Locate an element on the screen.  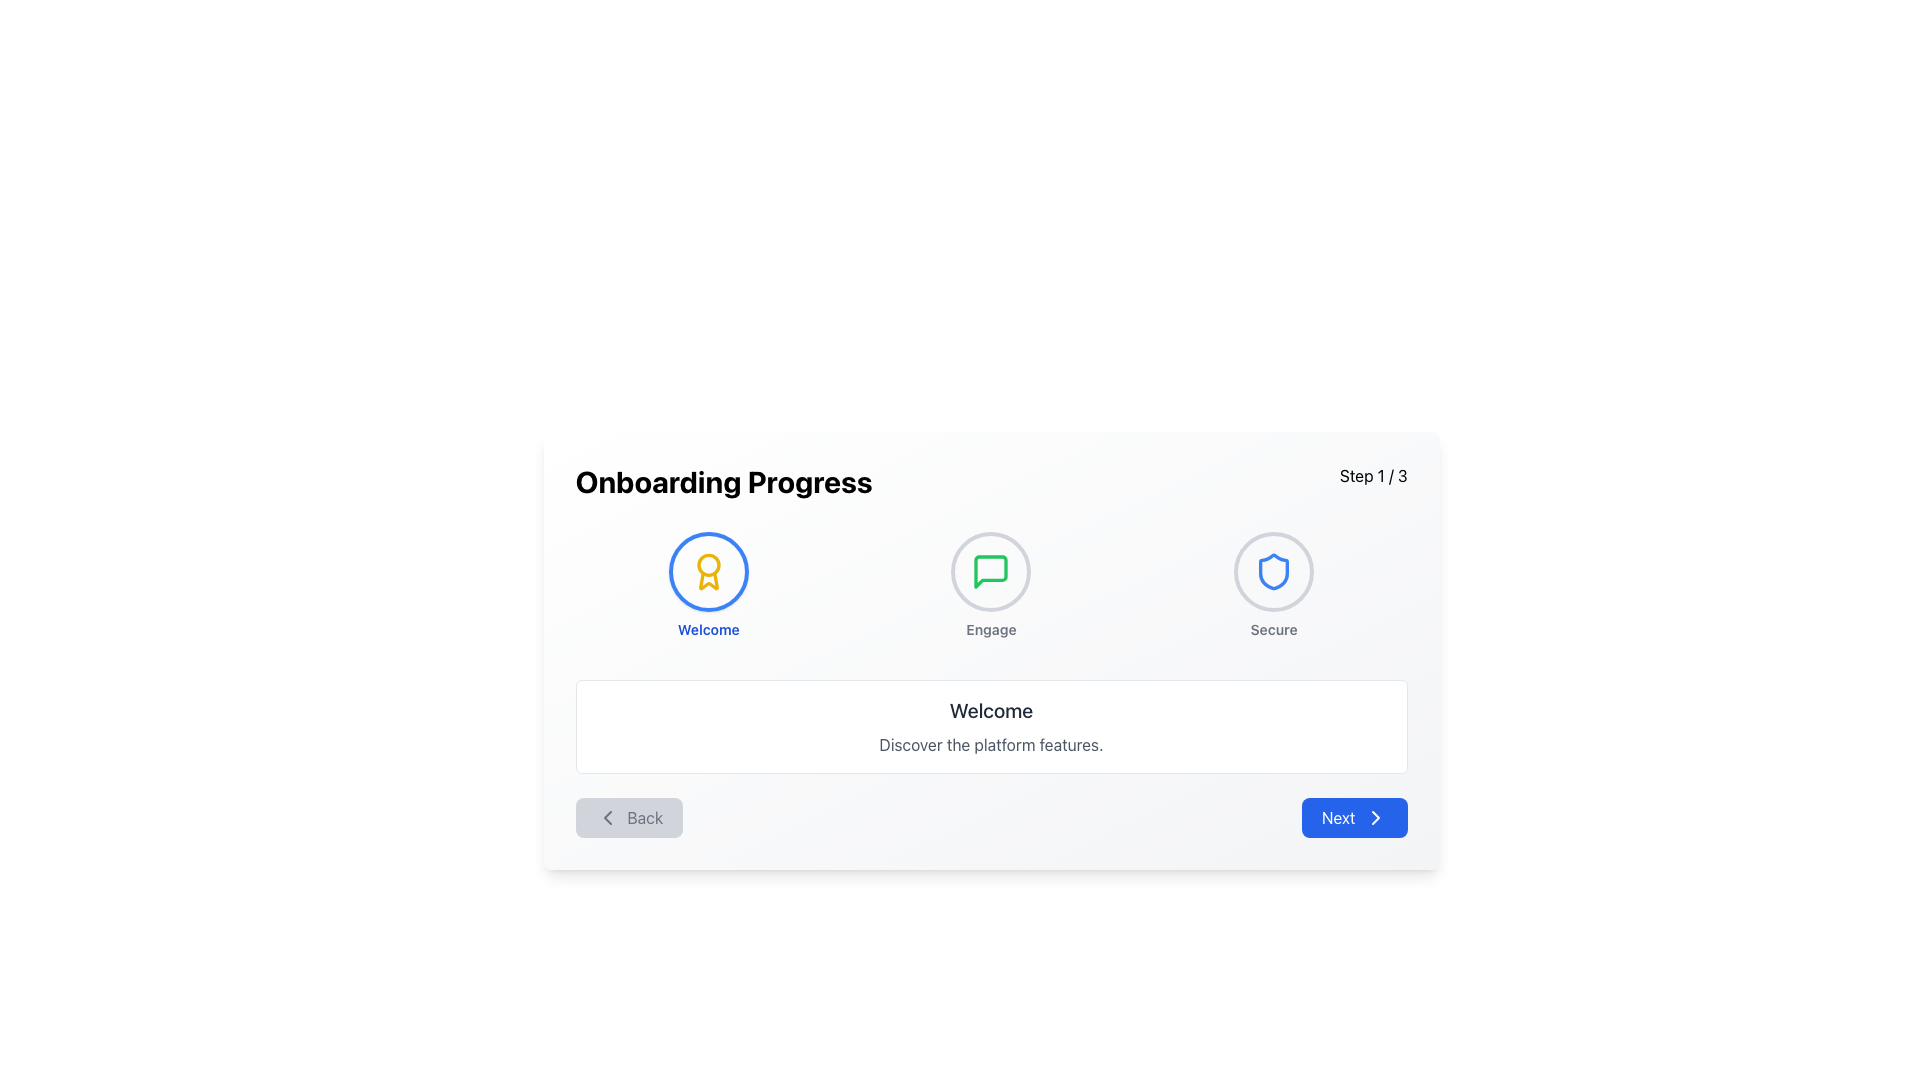
the text label displaying 'Secure', which is styled in a small bold font and centered, located below a circular badge with a shield icon is located at coordinates (1273, 628).